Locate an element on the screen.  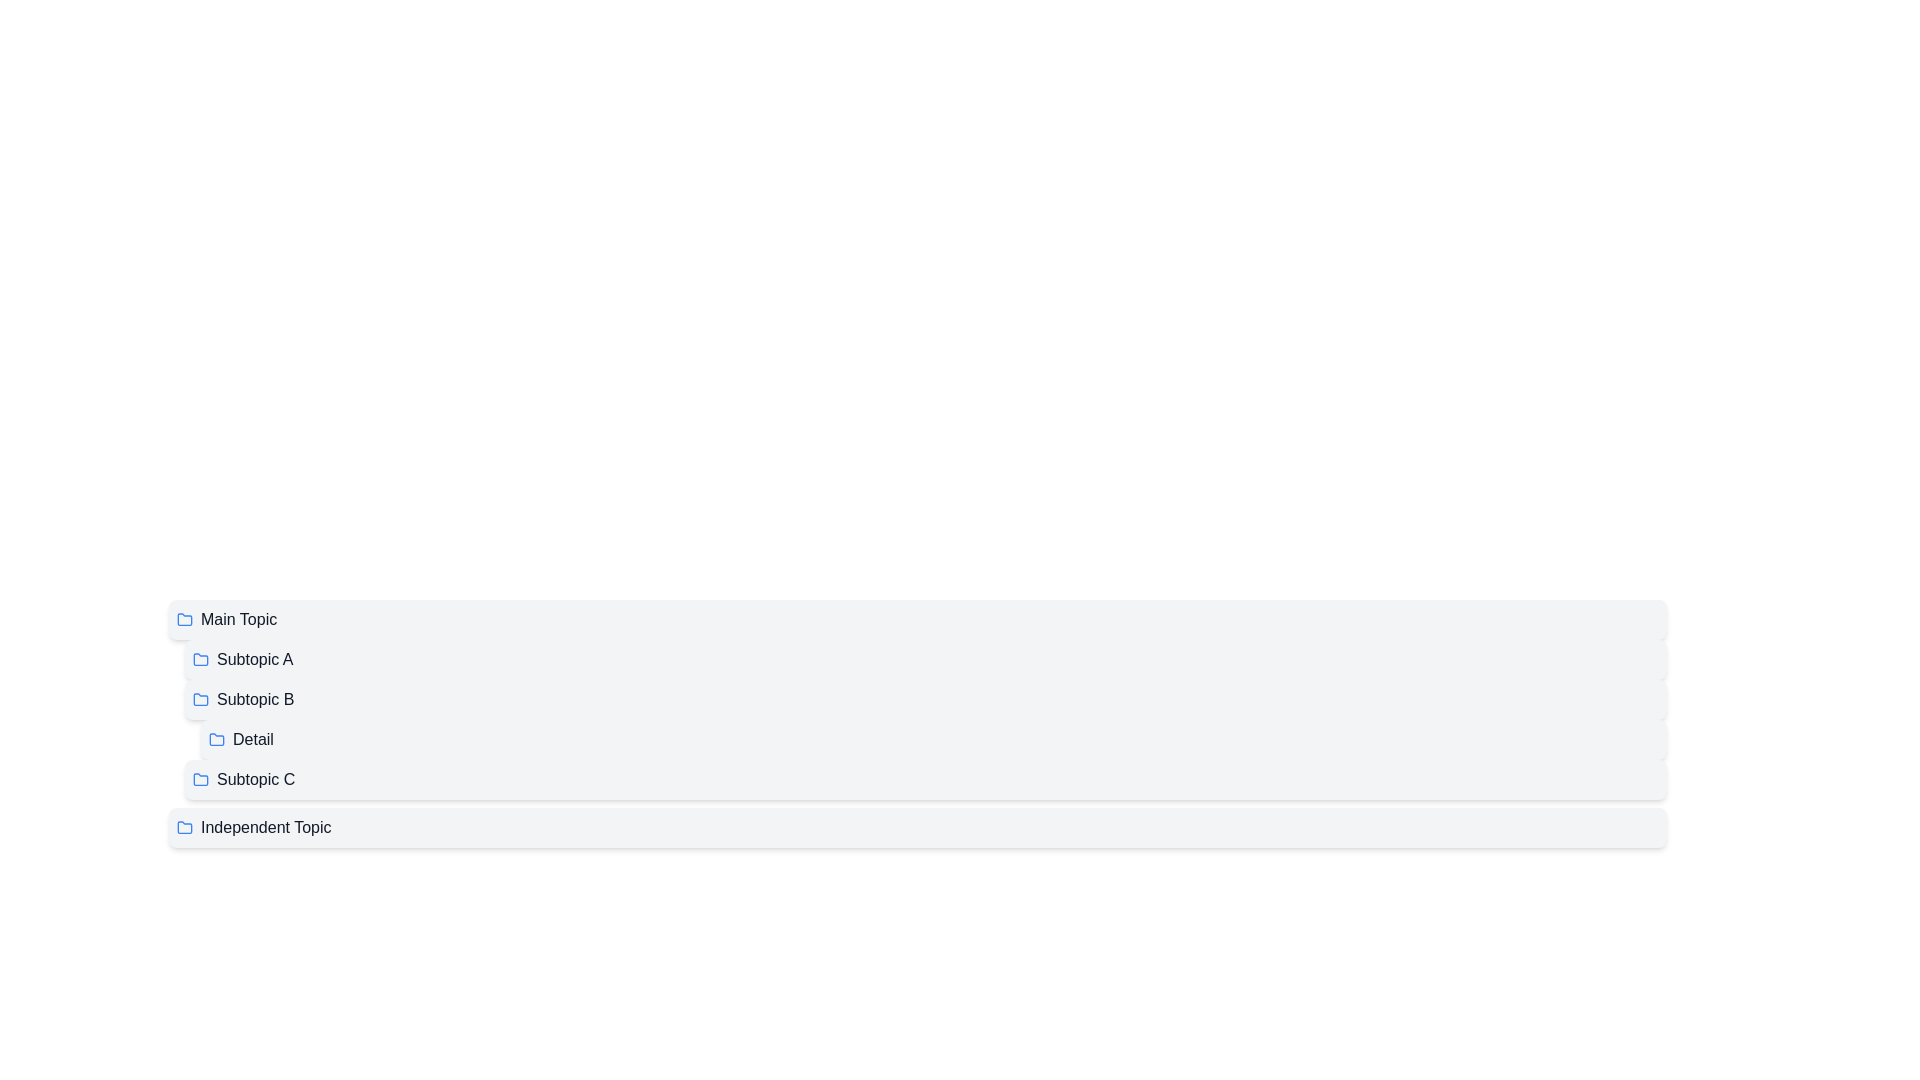
the inner graphical part of the folder icon associated with 'Subtopic C' to aid in navigation and organization is located at coordinates (201, 778).